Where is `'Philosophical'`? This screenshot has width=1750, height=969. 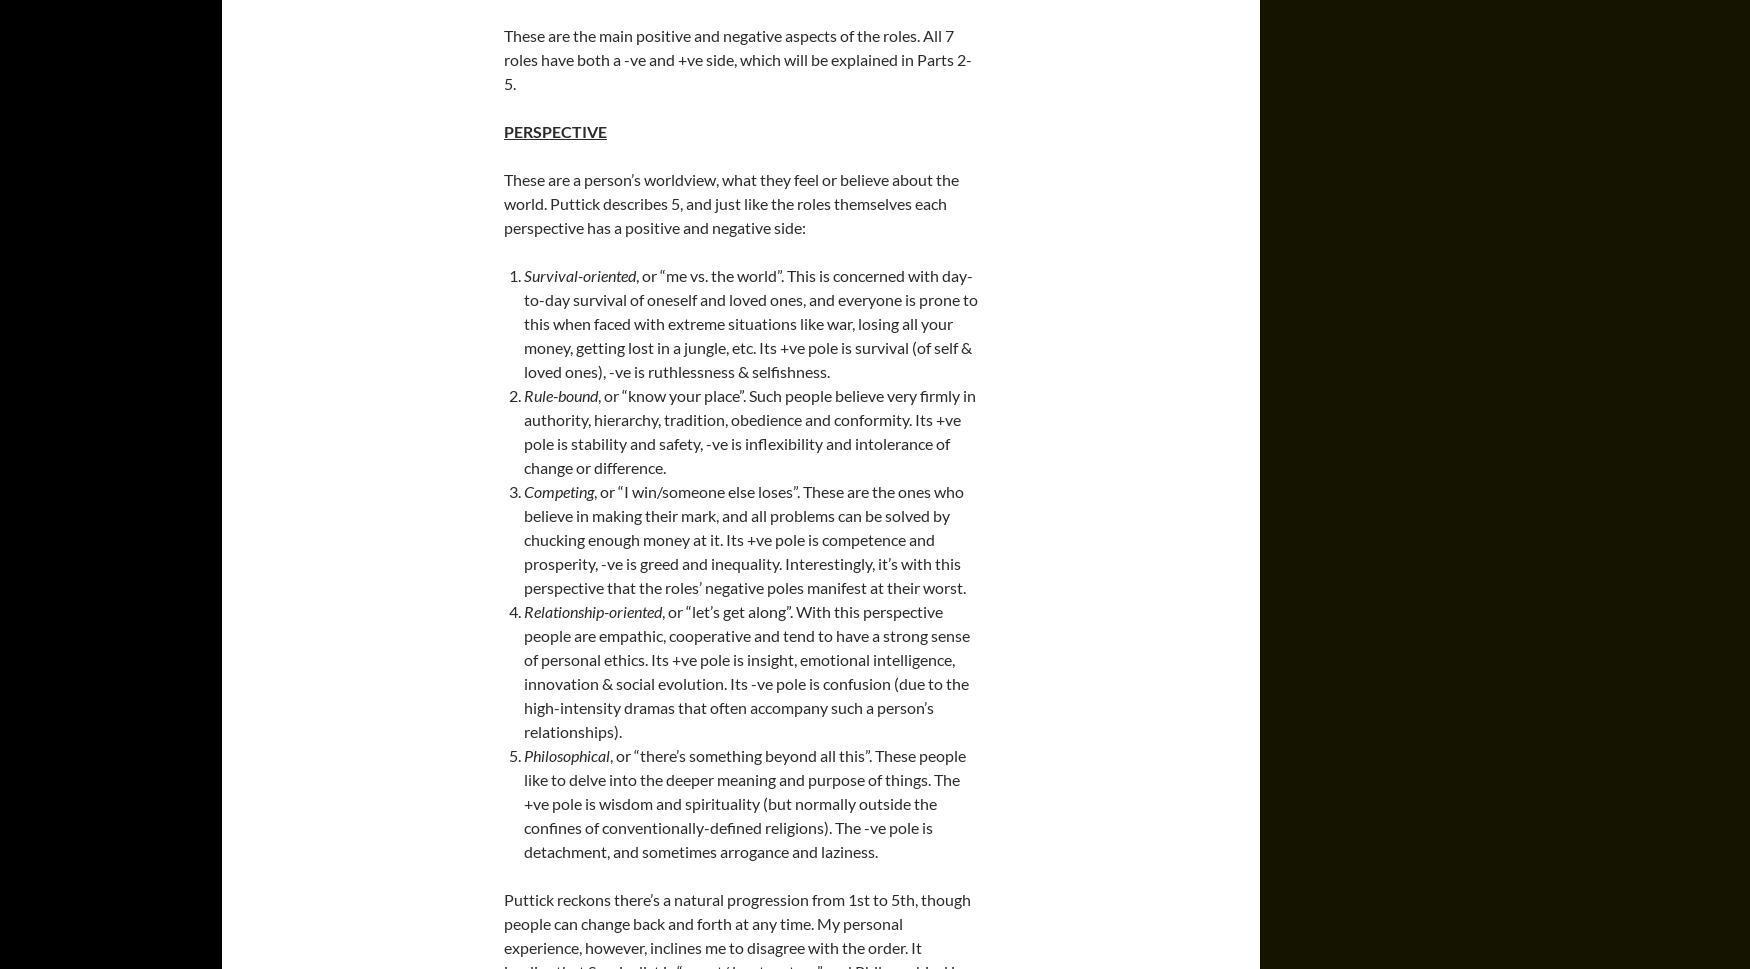
'Philosophical' is located at coordinates (567, 754).